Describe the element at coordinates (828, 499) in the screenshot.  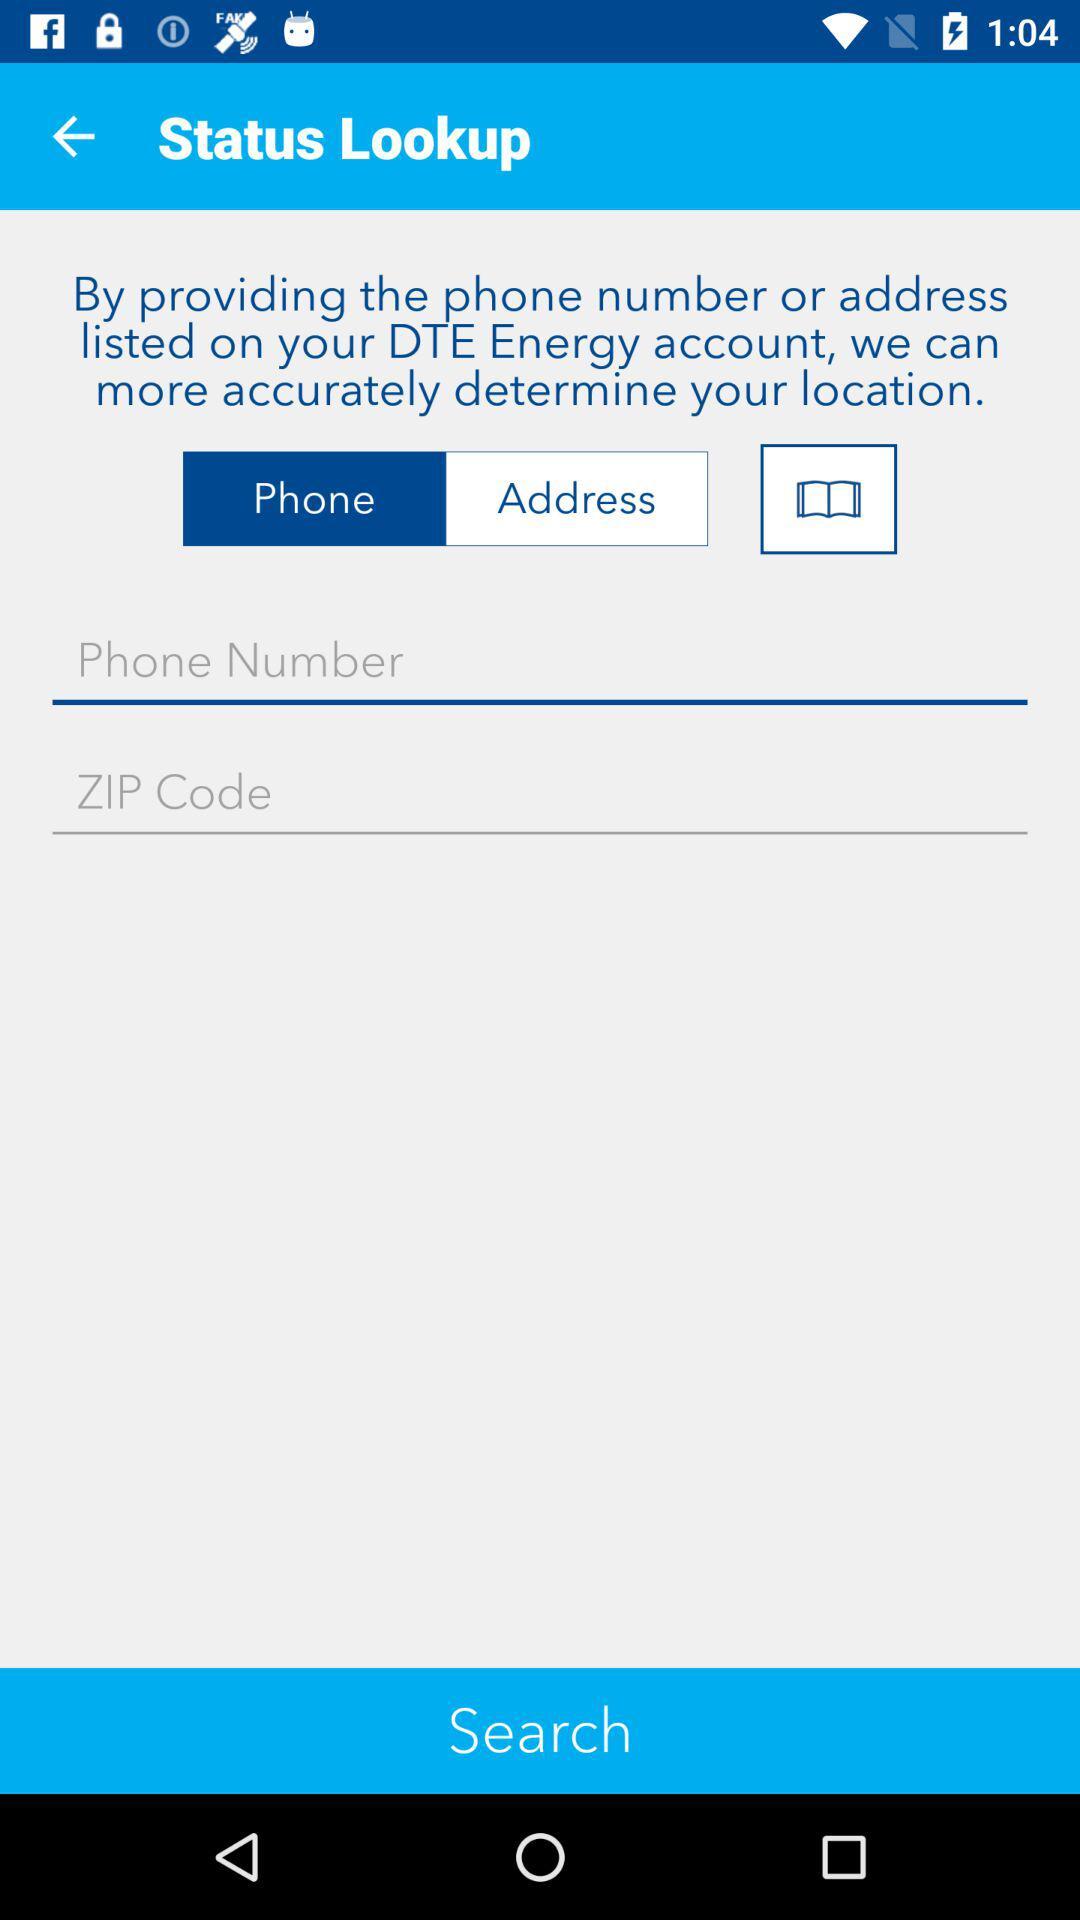
I see `the icon at the top right corner` at that location.